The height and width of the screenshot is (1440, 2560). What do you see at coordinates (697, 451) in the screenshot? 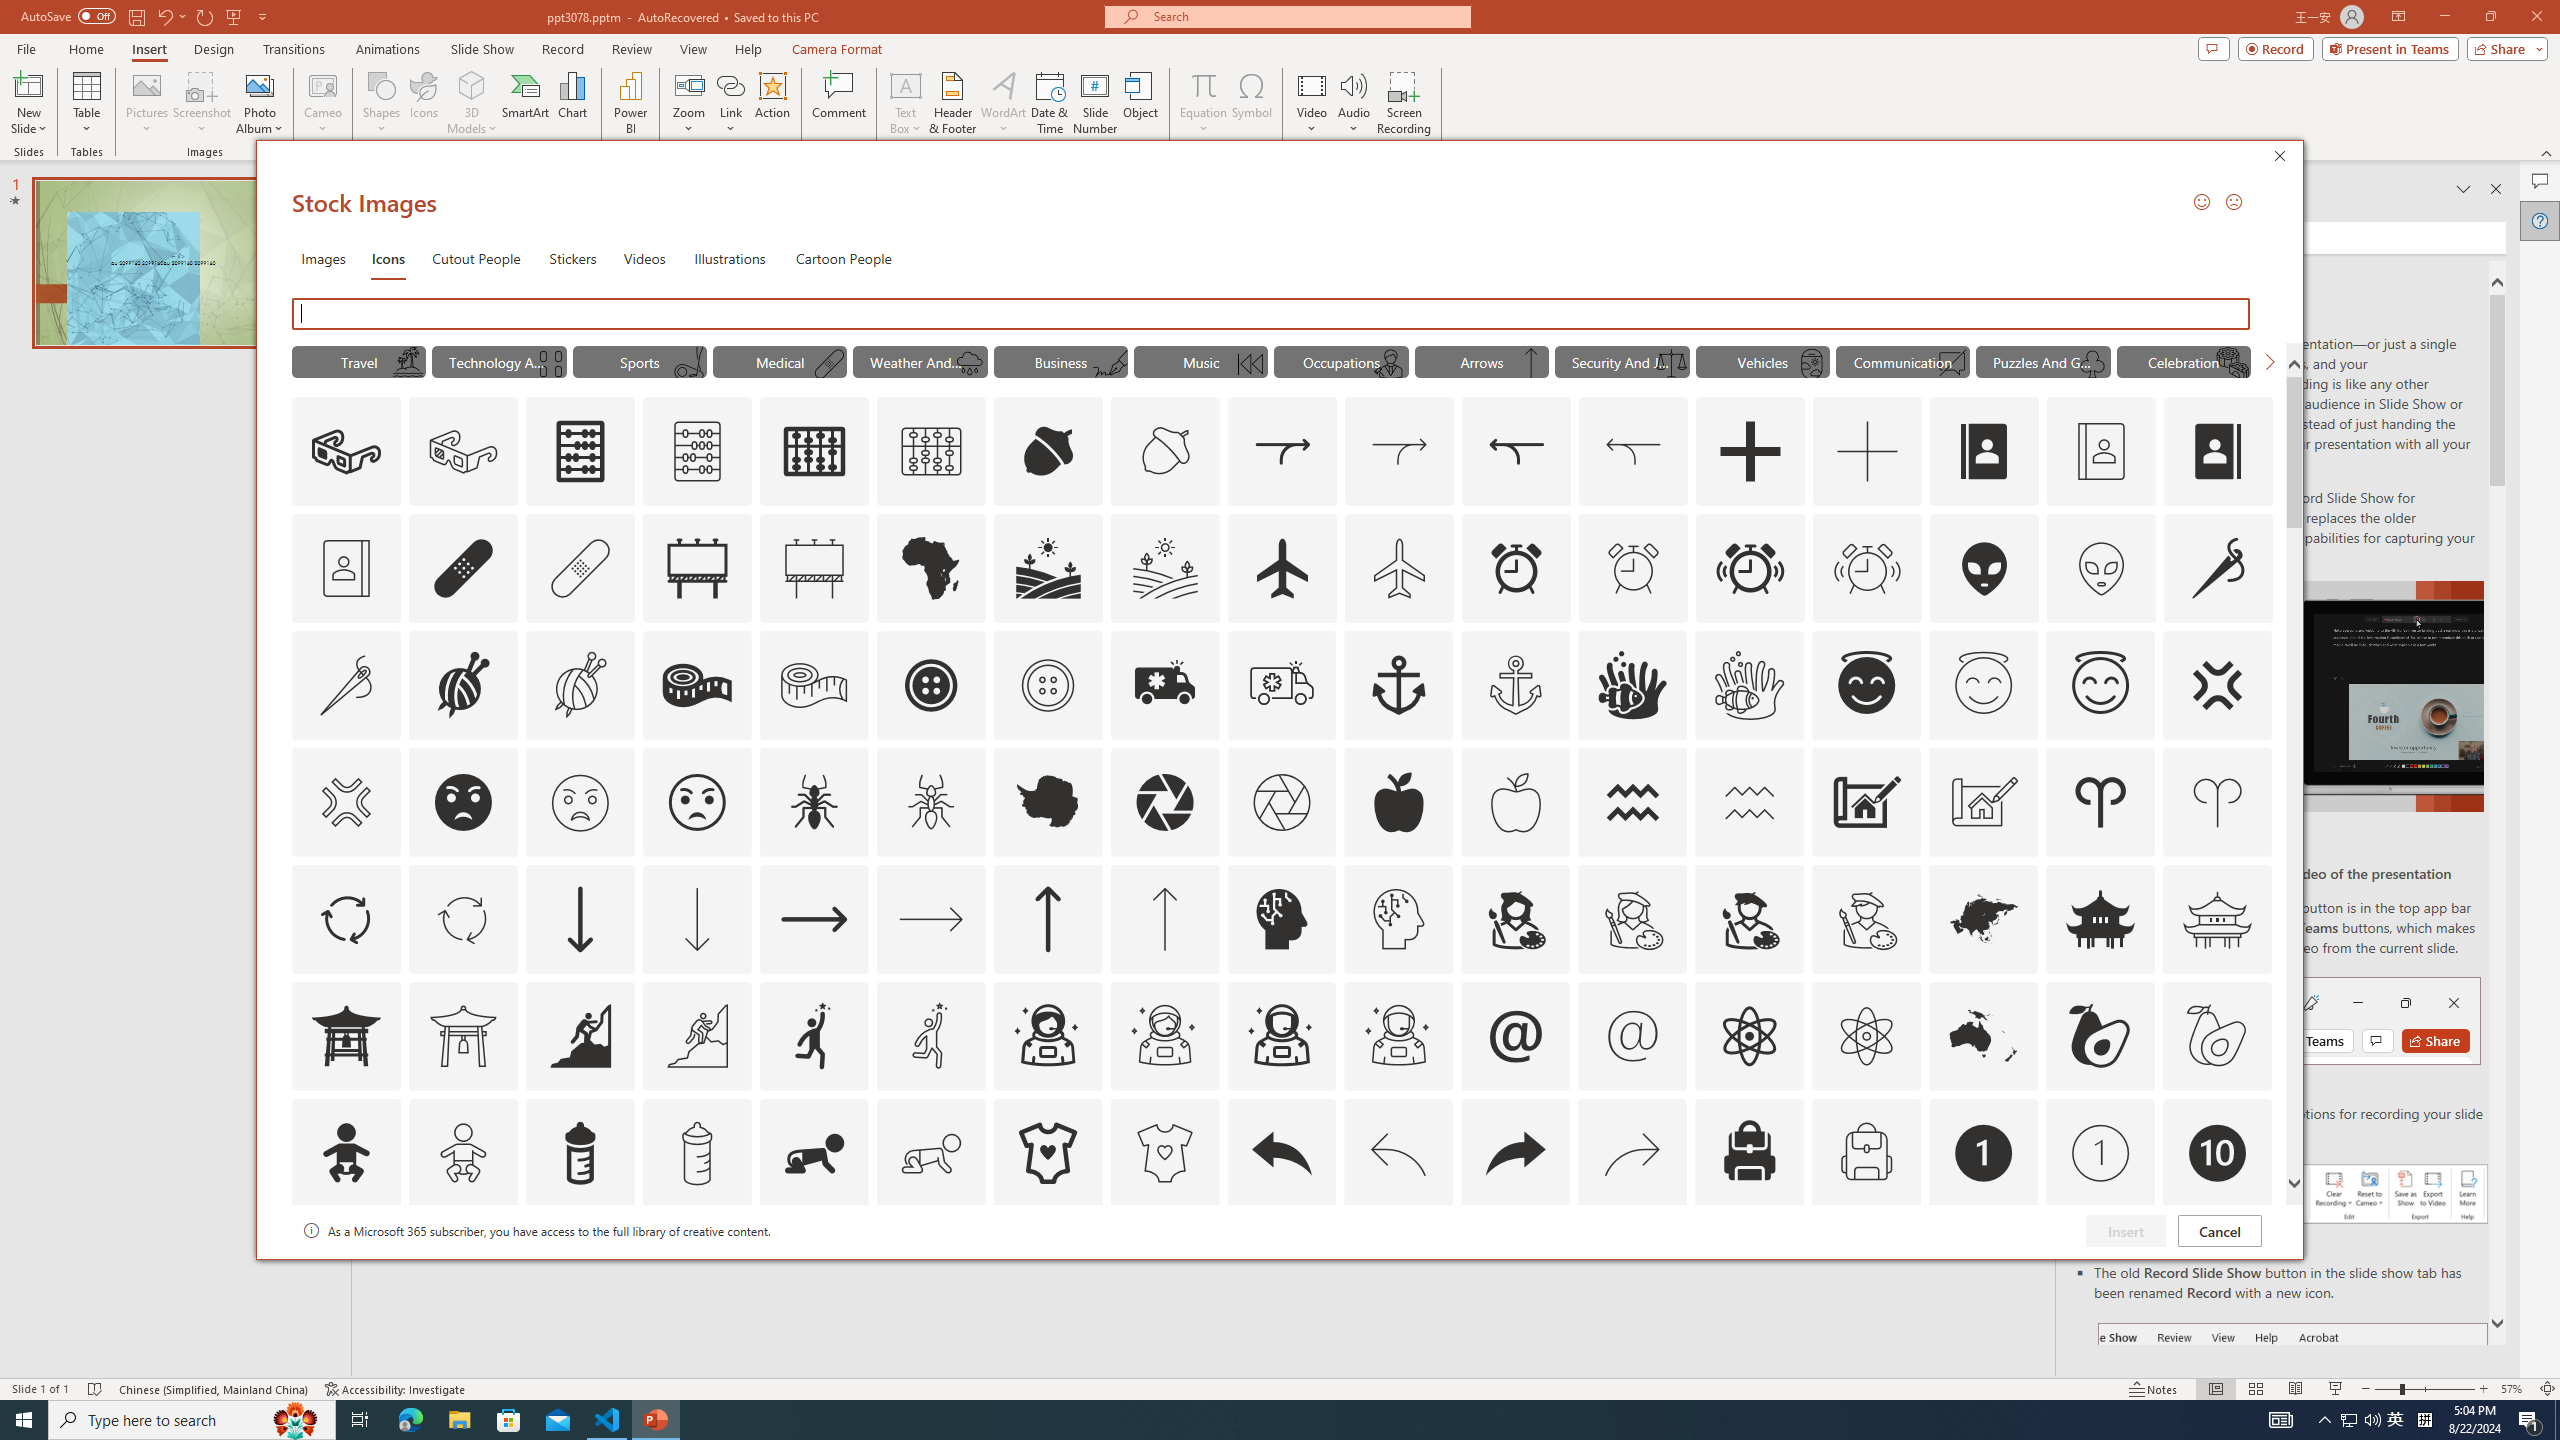
I see `'AutomationID: Icons_Abacus_M'` at bounding box center [697, 451].